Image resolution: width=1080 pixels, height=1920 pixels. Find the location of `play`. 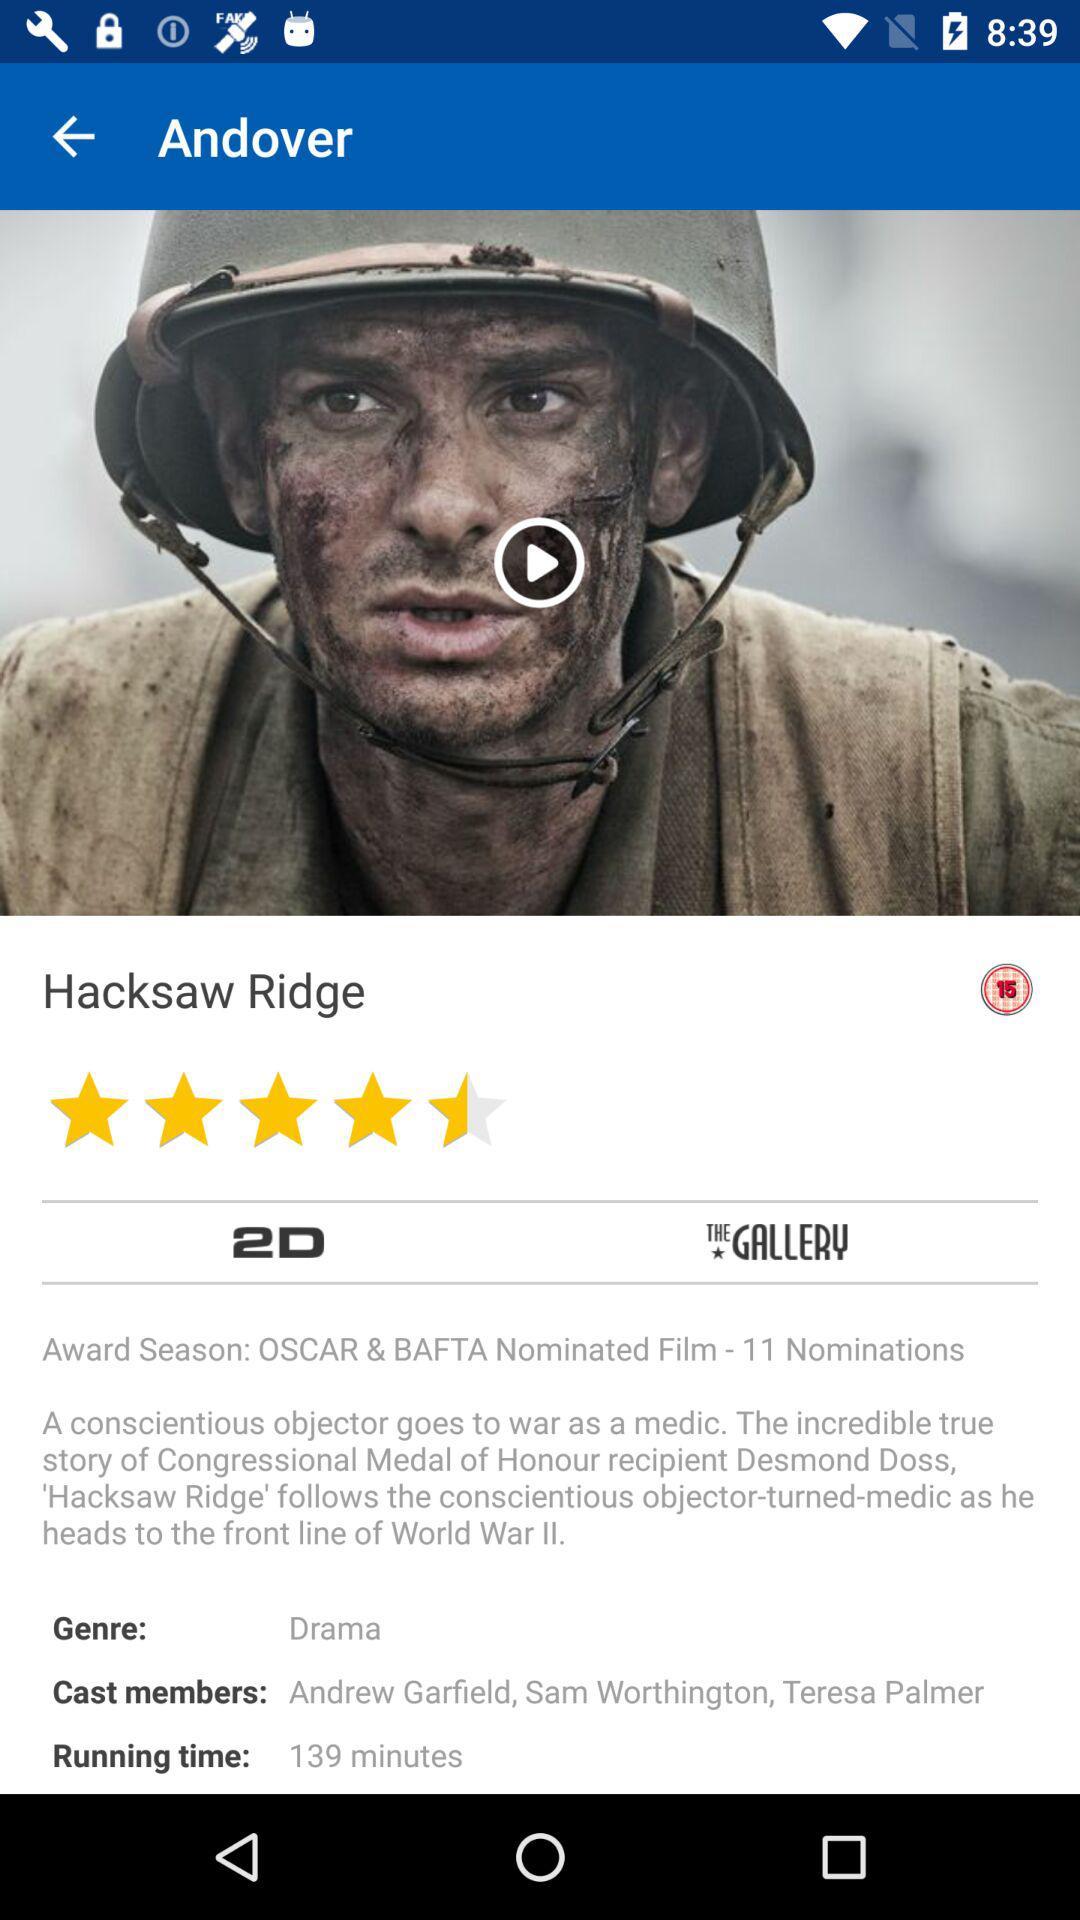

play is located at coordinates (538, 561).